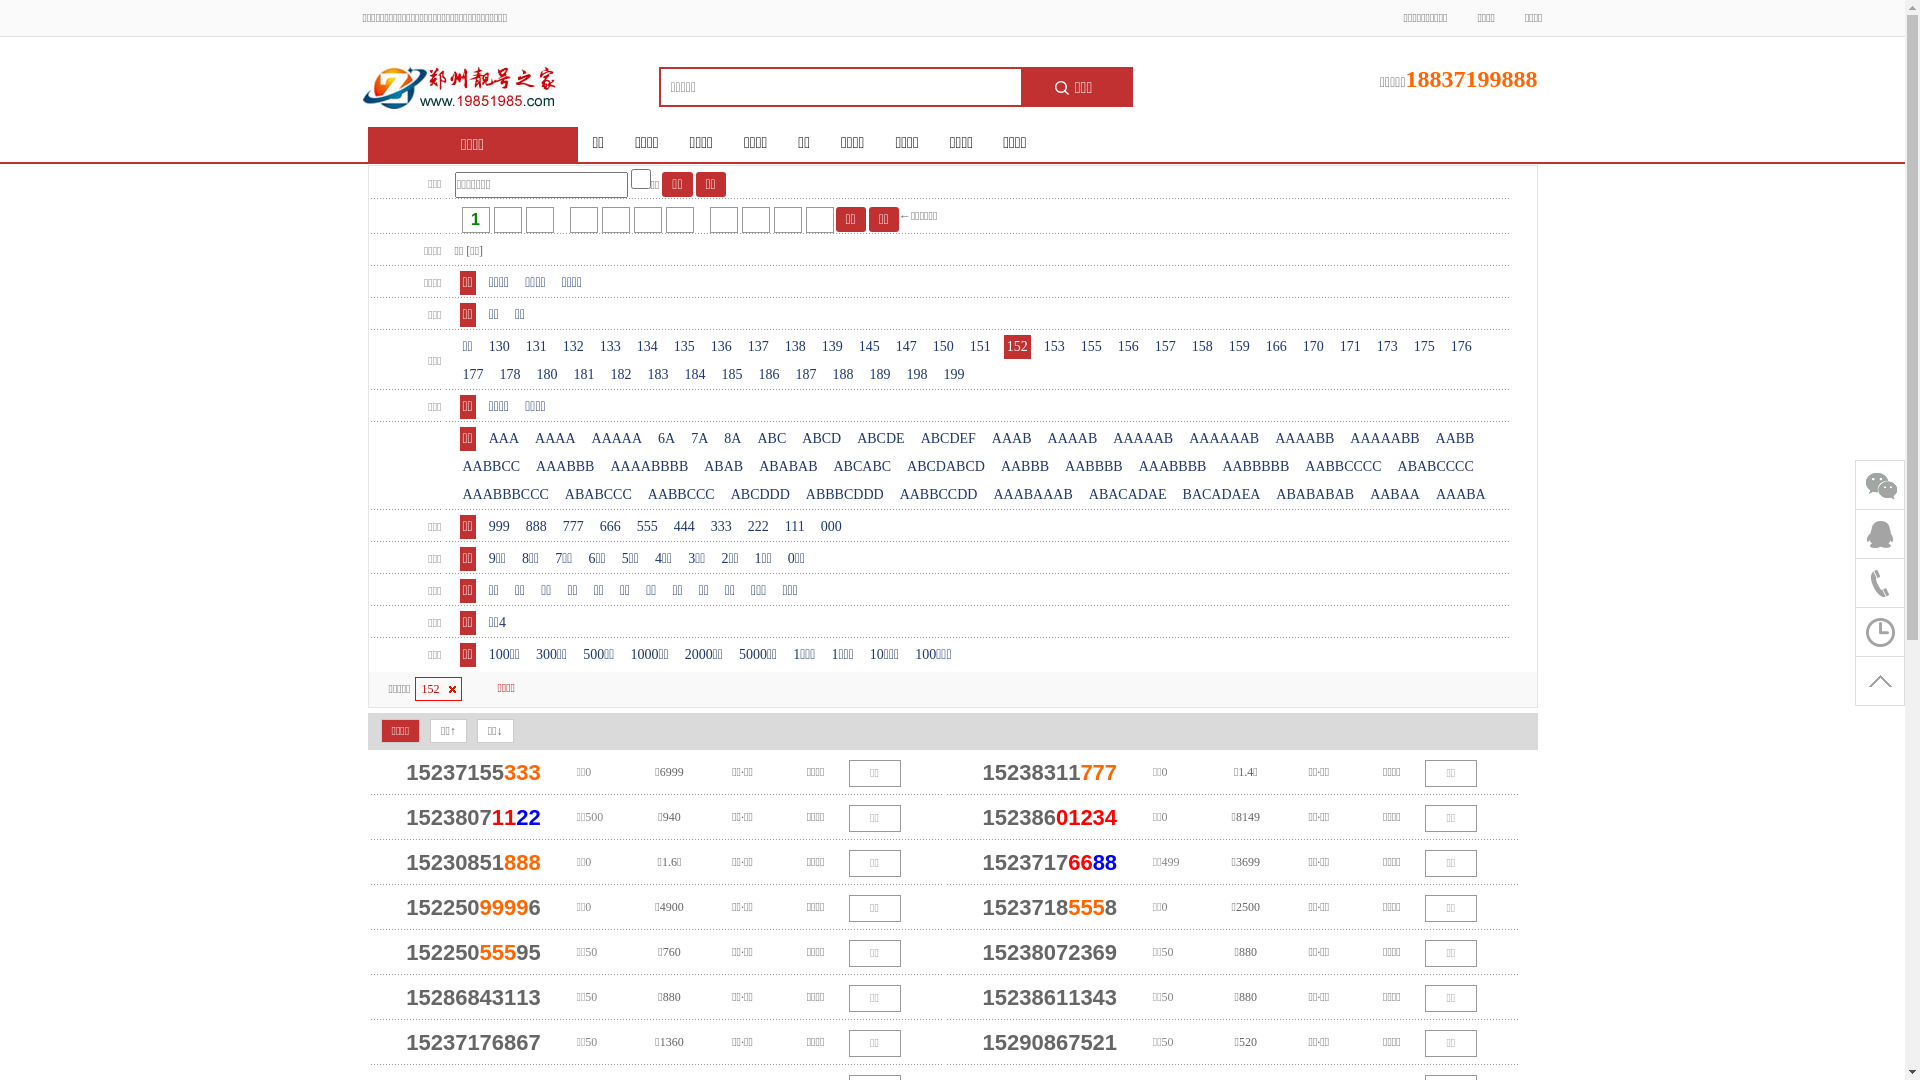  Describe the element at coordinates (495, 374) in the screenshot. I see `'178'` at that location.